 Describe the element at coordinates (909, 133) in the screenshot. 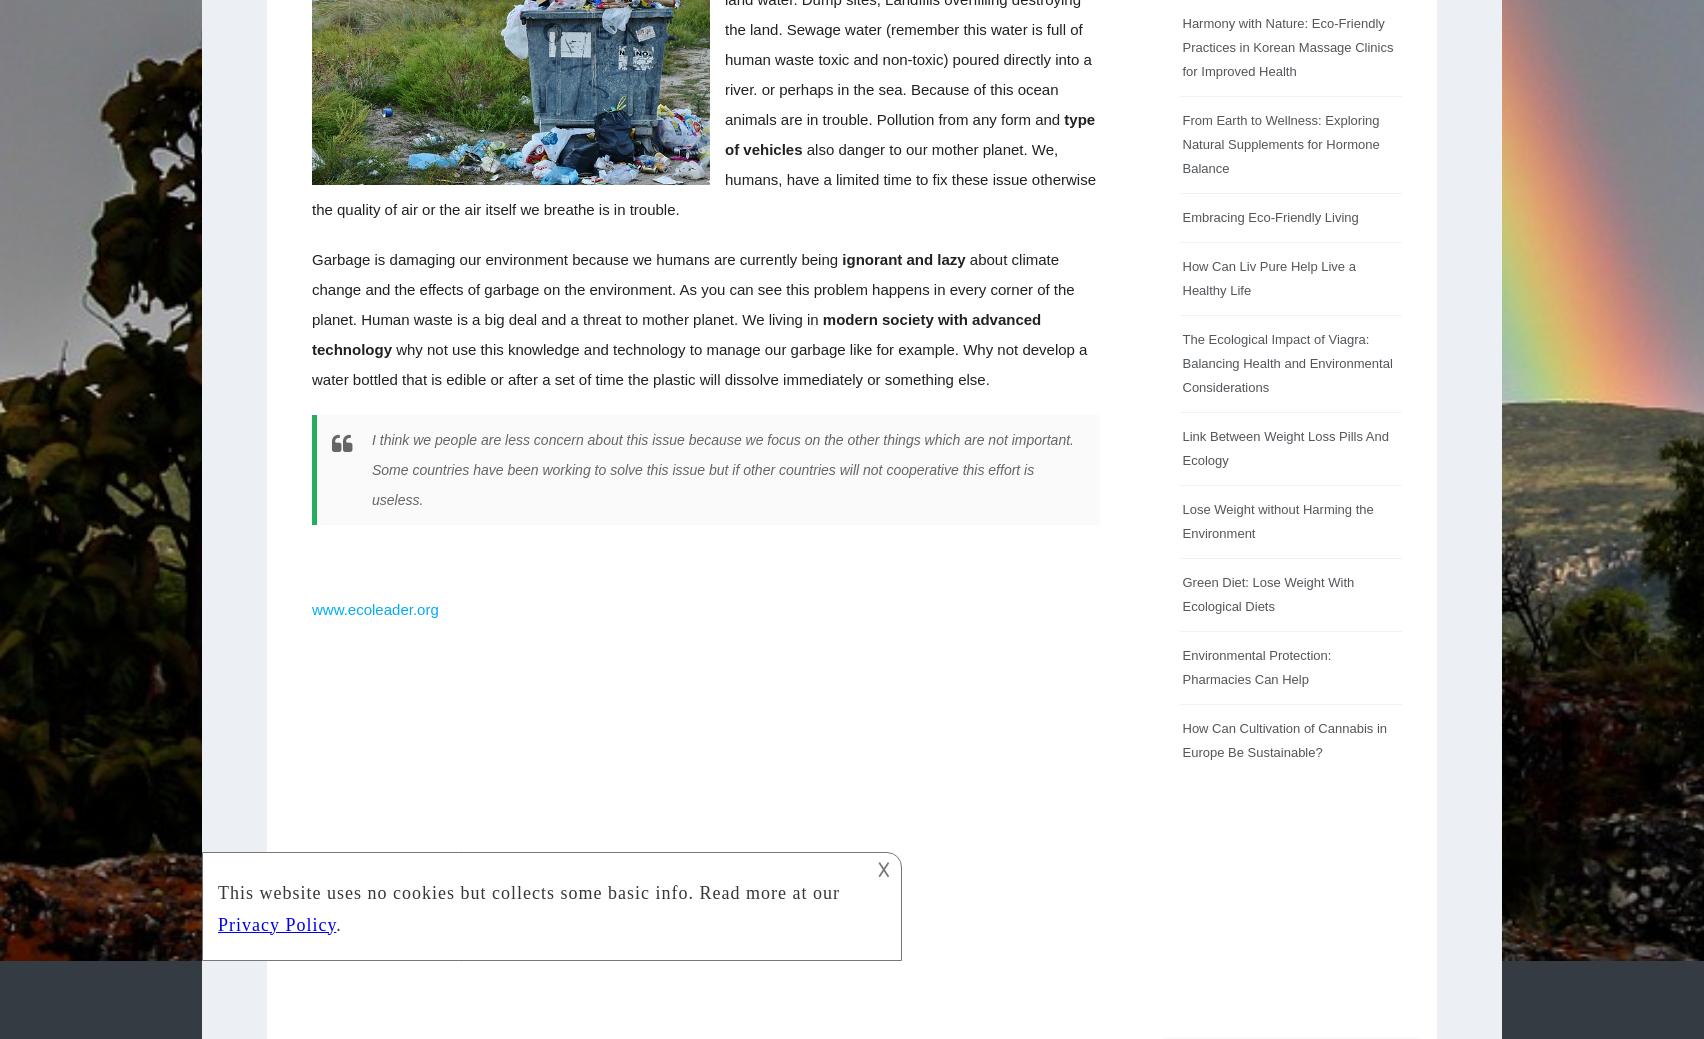

I see `'type of vehicles'` at that location.